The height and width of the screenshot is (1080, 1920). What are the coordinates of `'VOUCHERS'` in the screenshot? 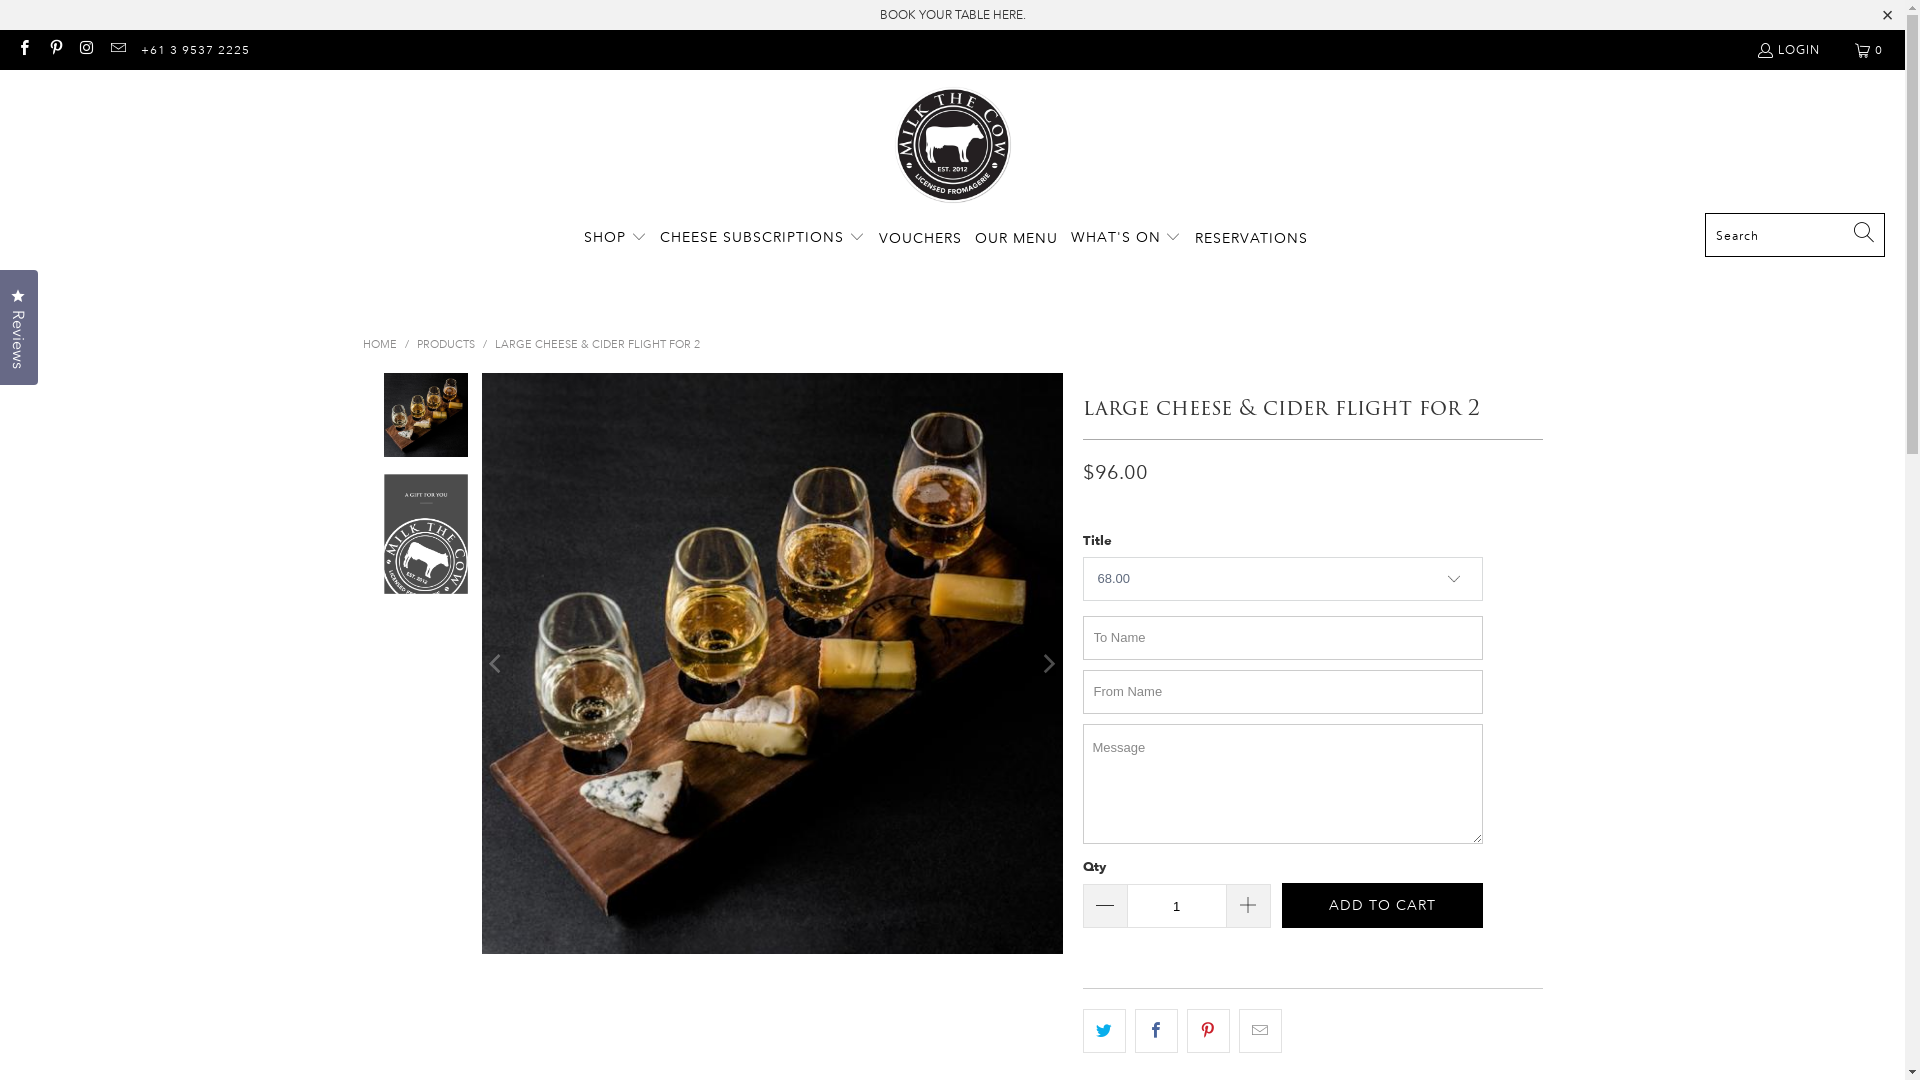 It's located at (919, 237).